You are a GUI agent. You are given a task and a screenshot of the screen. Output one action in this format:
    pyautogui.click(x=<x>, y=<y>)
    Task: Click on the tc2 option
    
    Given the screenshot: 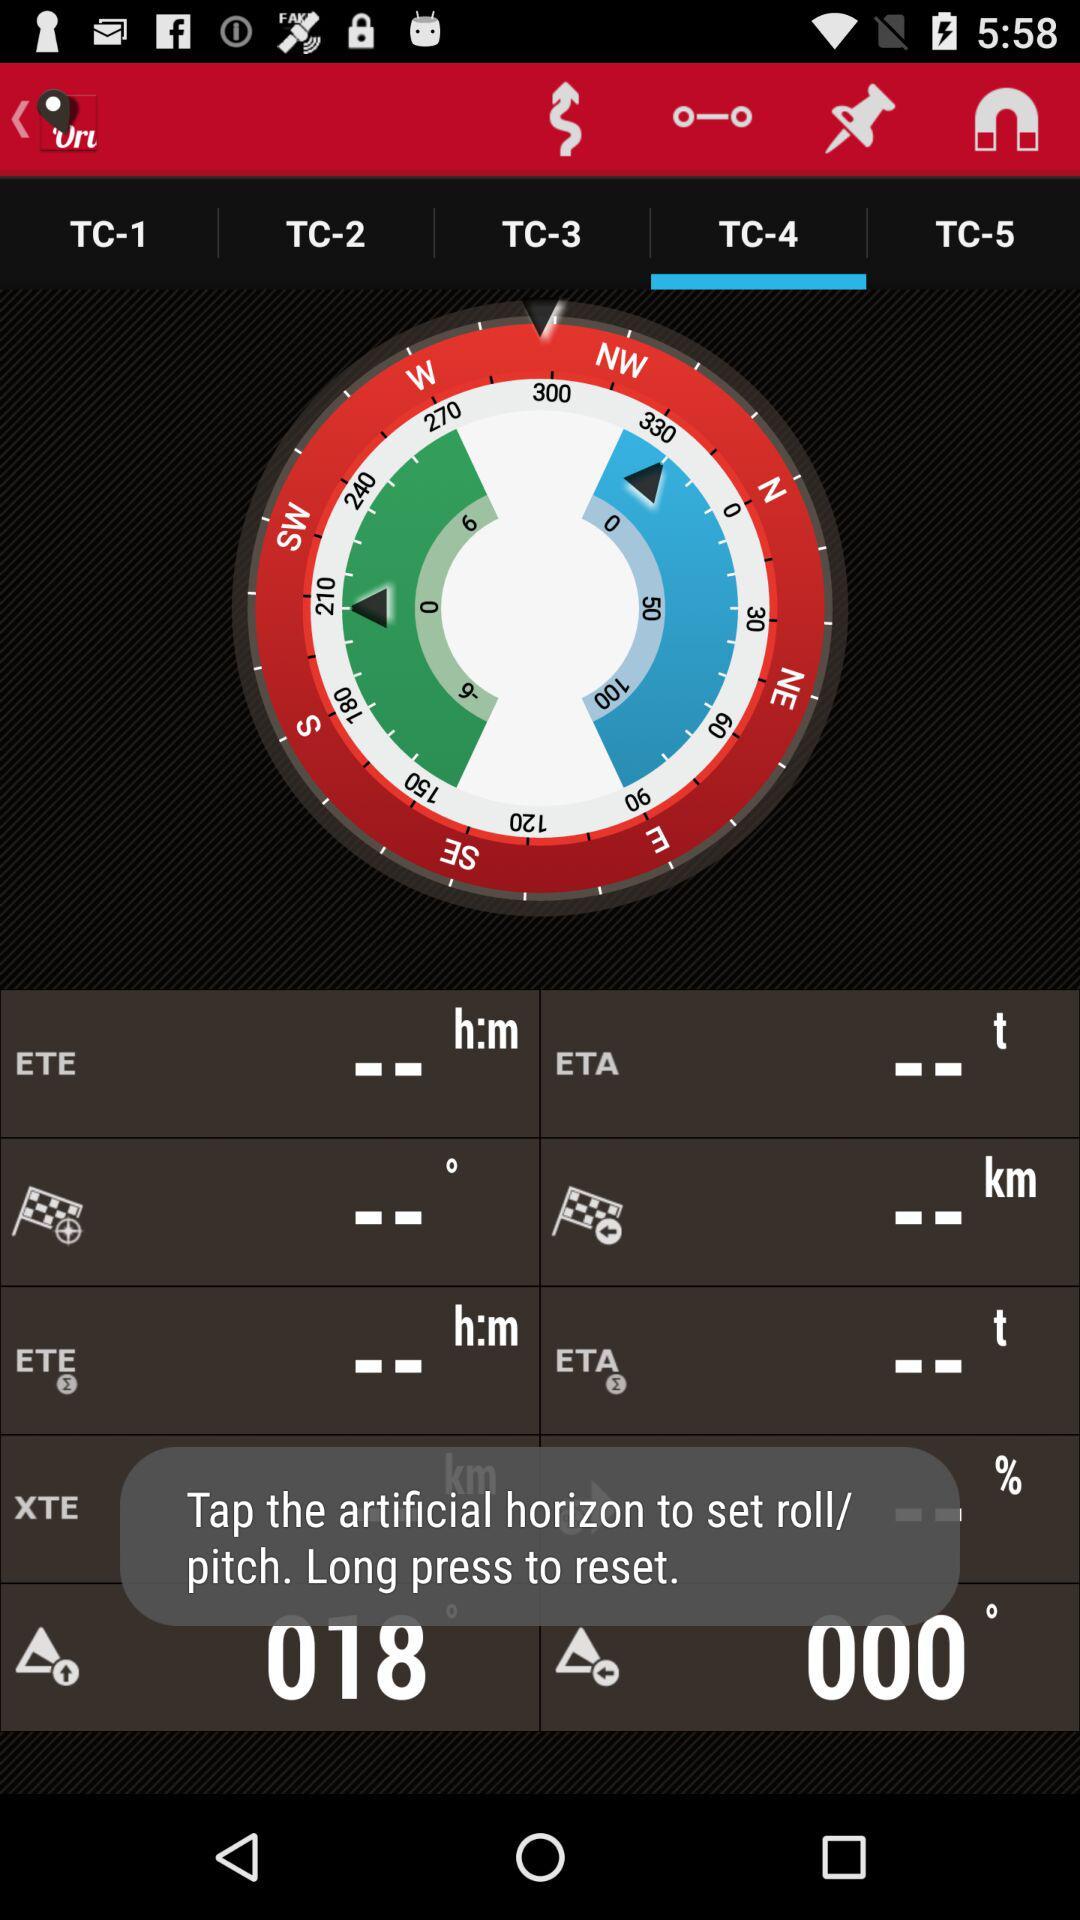 What is the action you would take?
    pyautogui.click(x=325, y=233)
    